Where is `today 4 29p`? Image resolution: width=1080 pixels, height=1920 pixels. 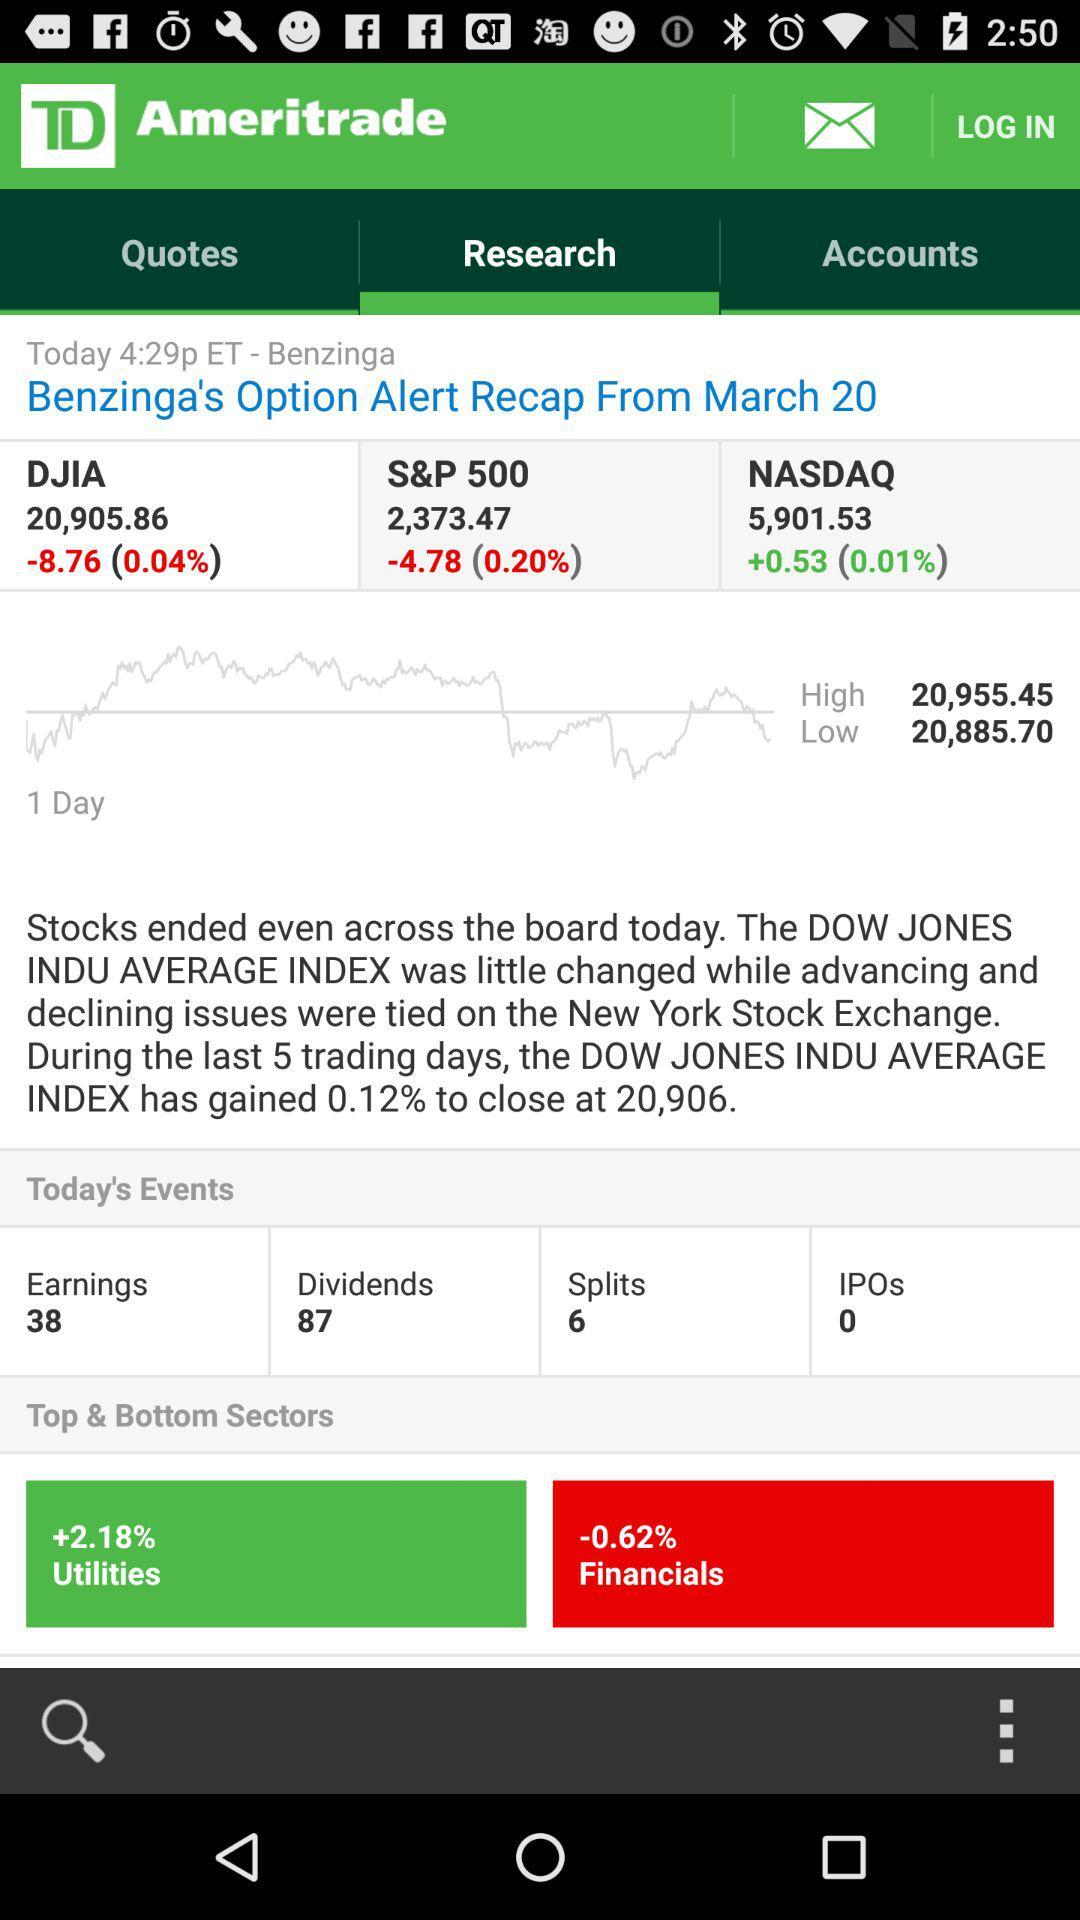 today 4 29p is located at coordinates (540, 376).